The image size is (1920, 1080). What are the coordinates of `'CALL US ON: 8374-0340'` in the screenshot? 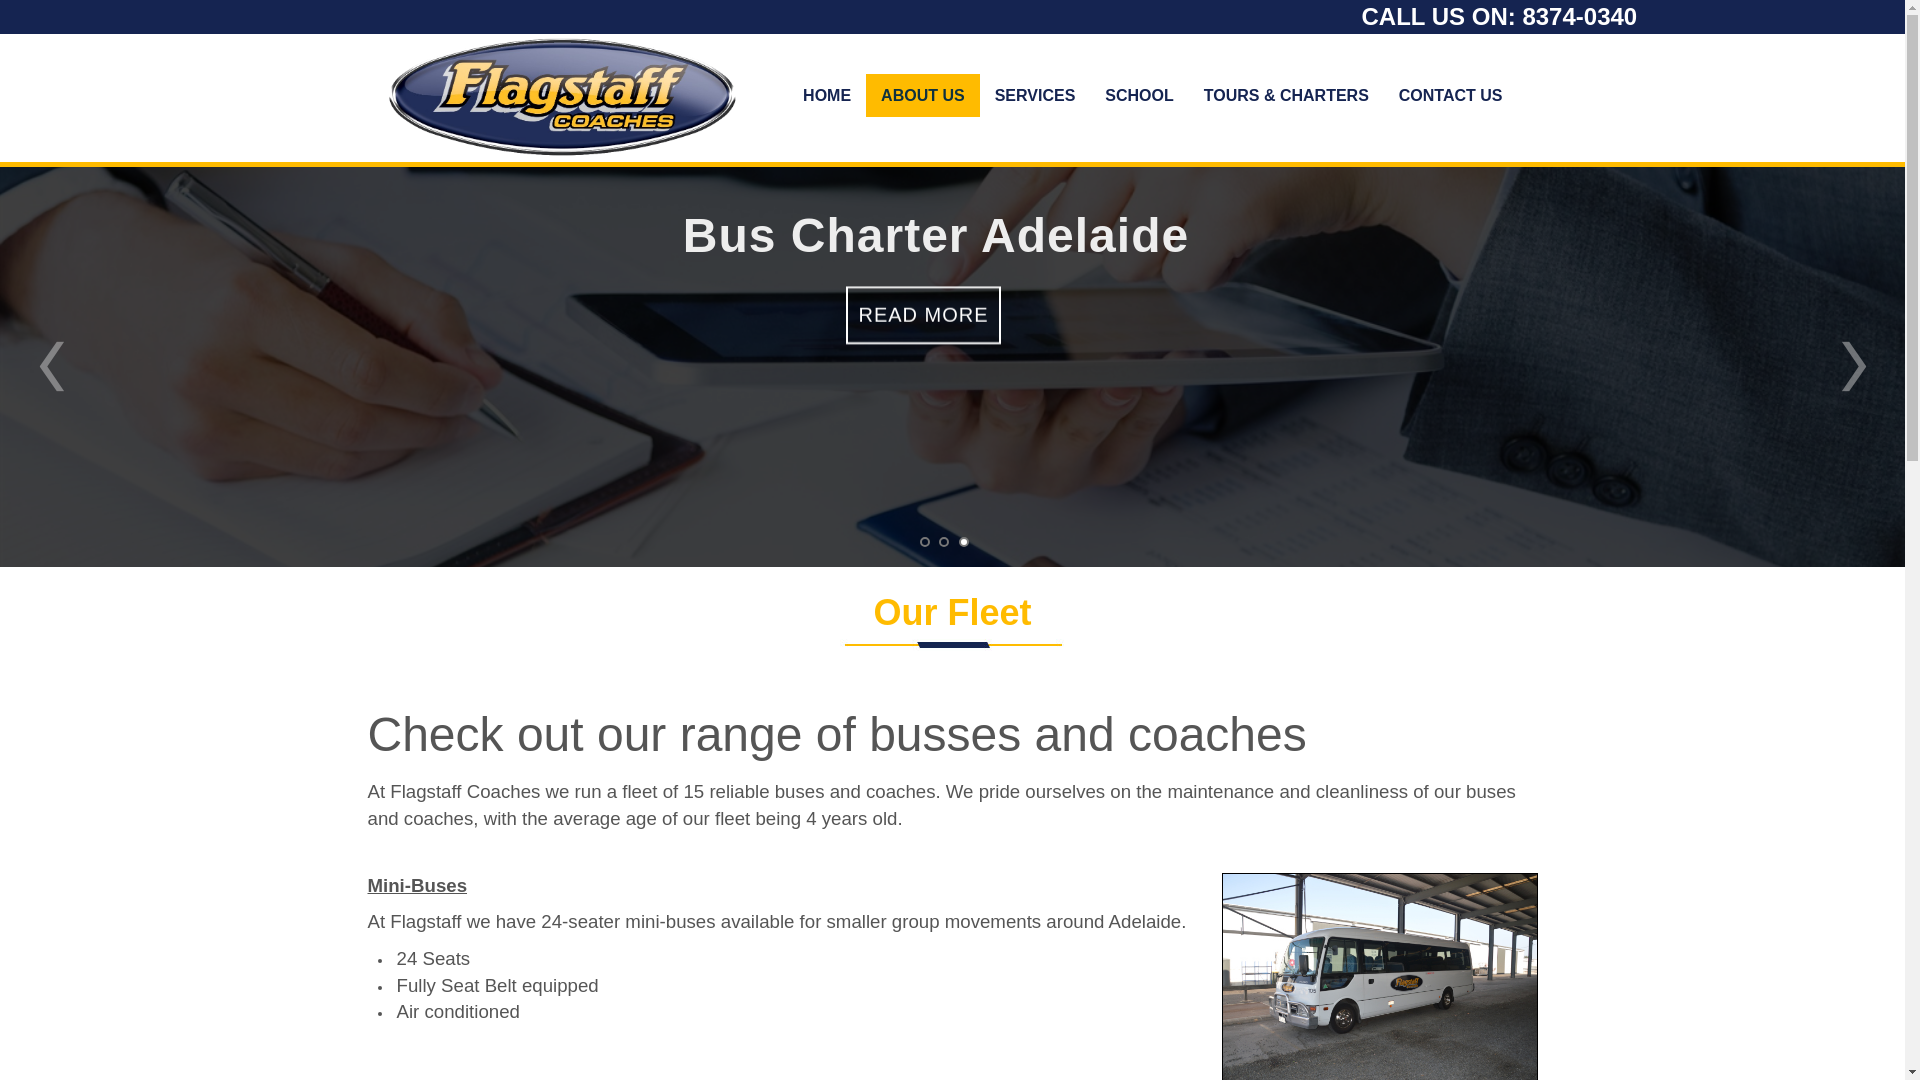 It's located at (1499, 16).